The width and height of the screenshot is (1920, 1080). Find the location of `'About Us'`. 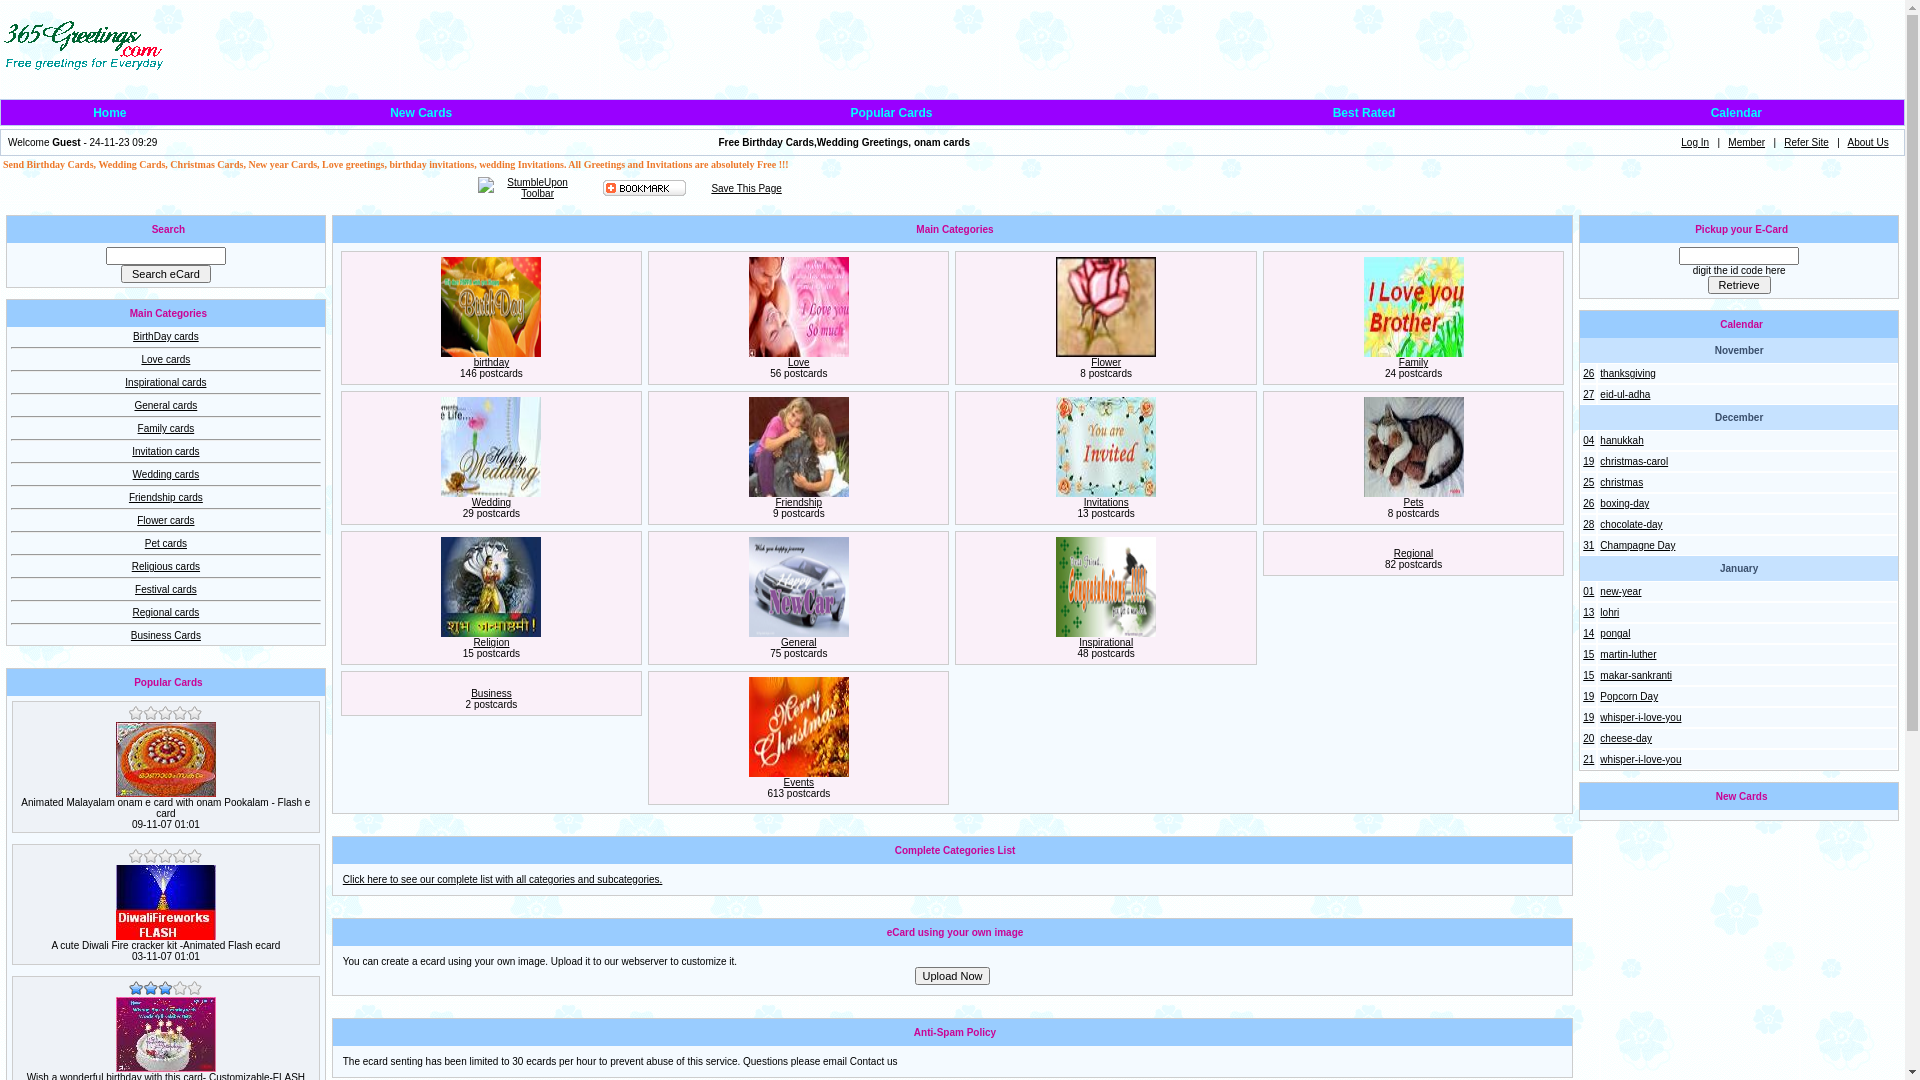

'About Us' is located at coordinates (1847, 141).